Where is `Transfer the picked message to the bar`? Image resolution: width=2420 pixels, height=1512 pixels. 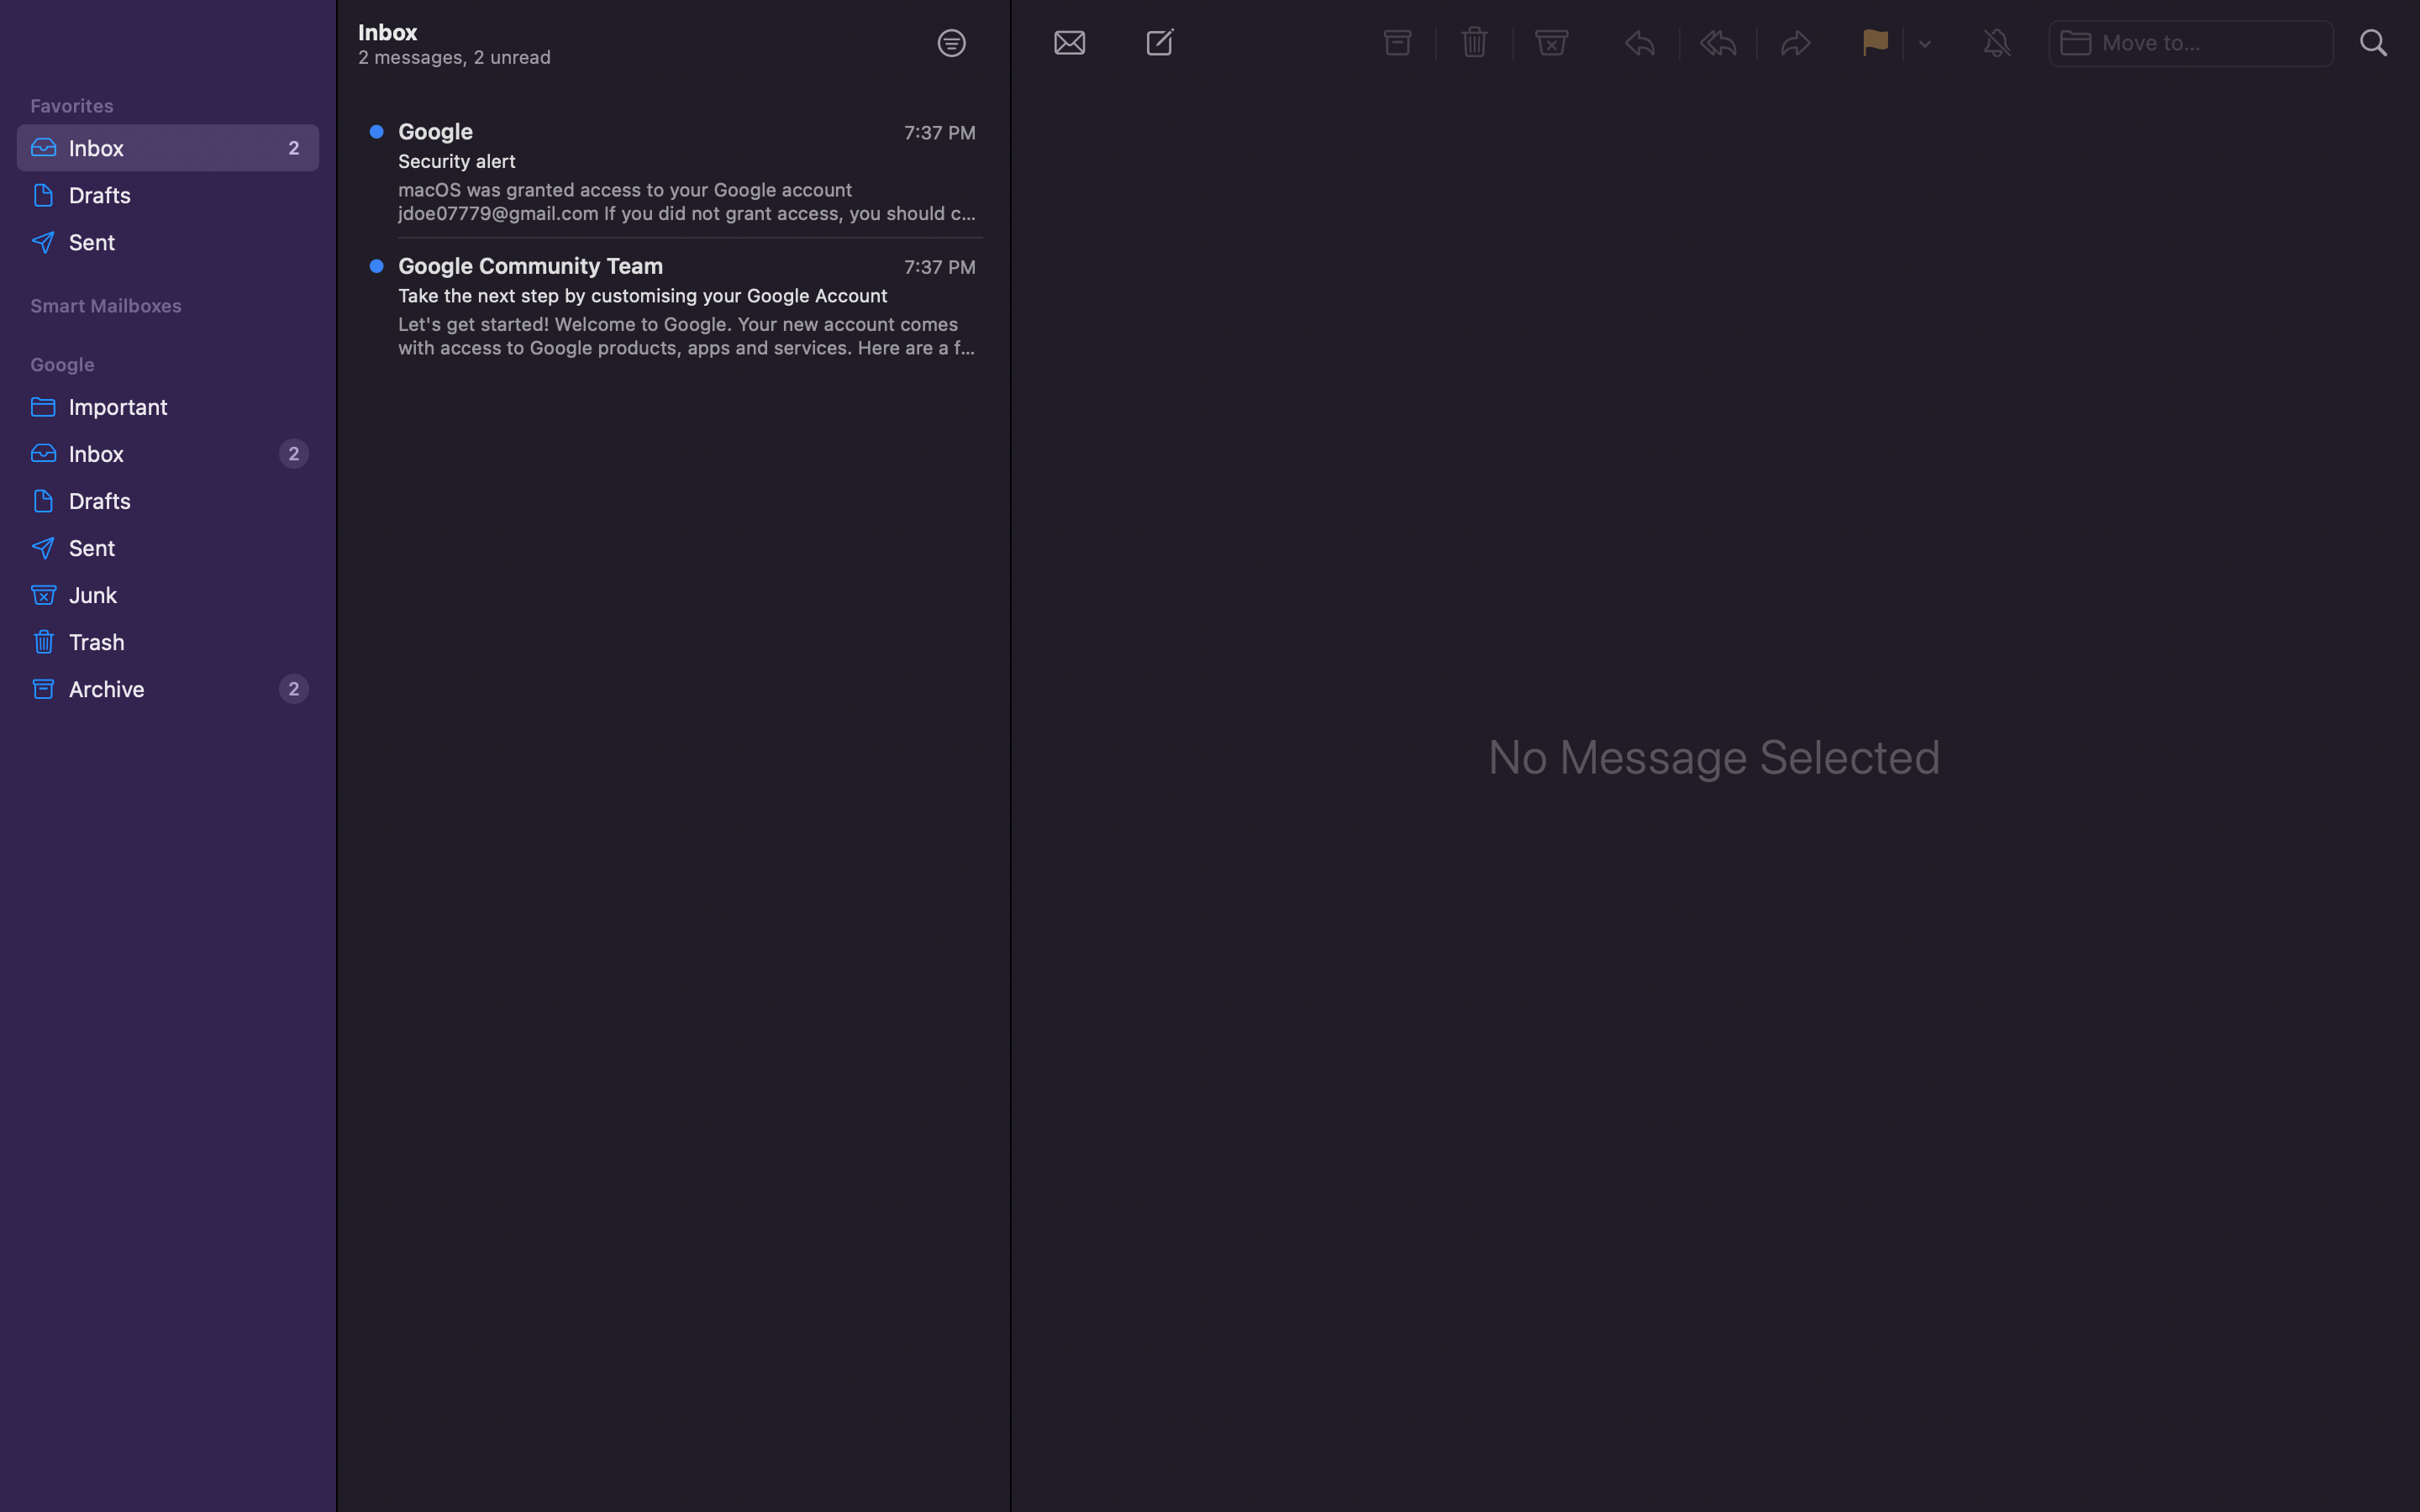 Transfer the picked message to the bar is located at coordinates (2194, 39).